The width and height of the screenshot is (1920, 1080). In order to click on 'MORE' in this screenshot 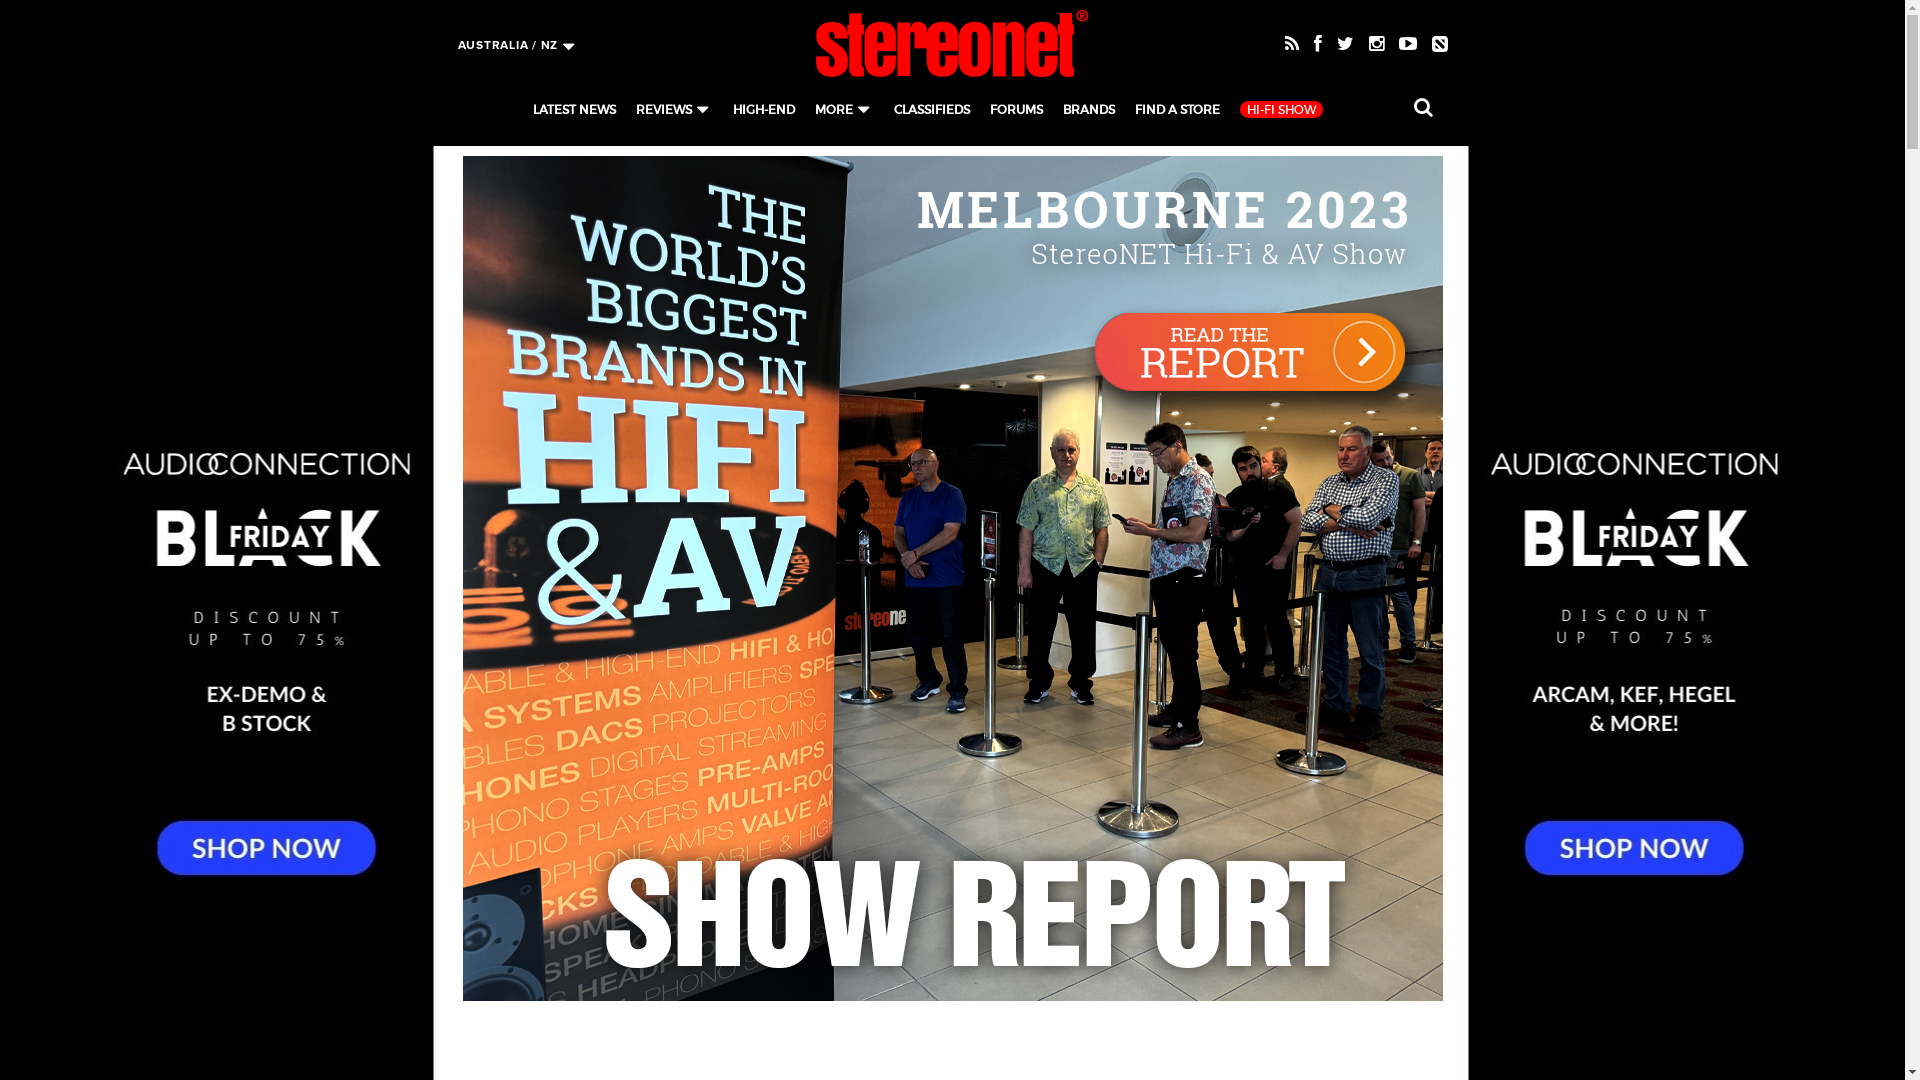, I will do `click(834, 109)`.